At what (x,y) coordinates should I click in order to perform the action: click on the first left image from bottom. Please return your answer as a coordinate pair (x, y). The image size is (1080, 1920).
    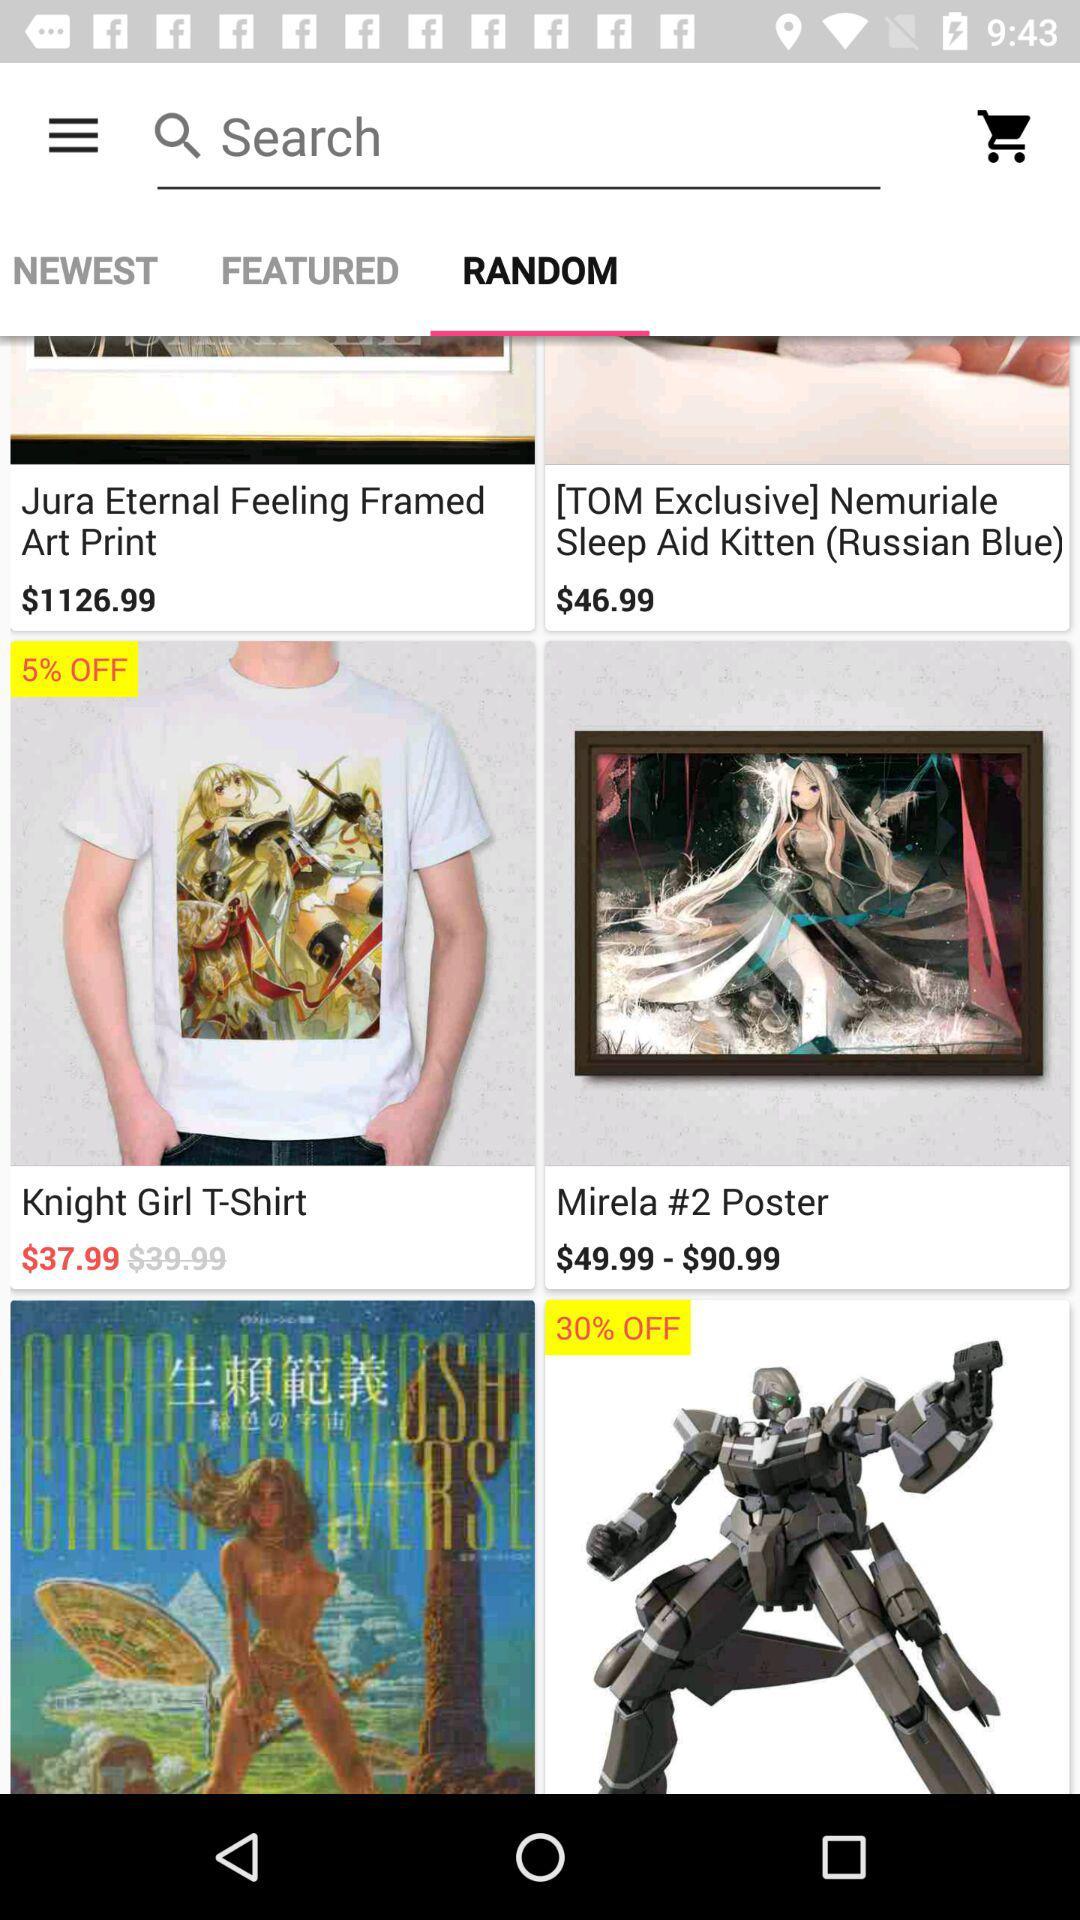
    Looking at the image, I should click on (273, 1545).